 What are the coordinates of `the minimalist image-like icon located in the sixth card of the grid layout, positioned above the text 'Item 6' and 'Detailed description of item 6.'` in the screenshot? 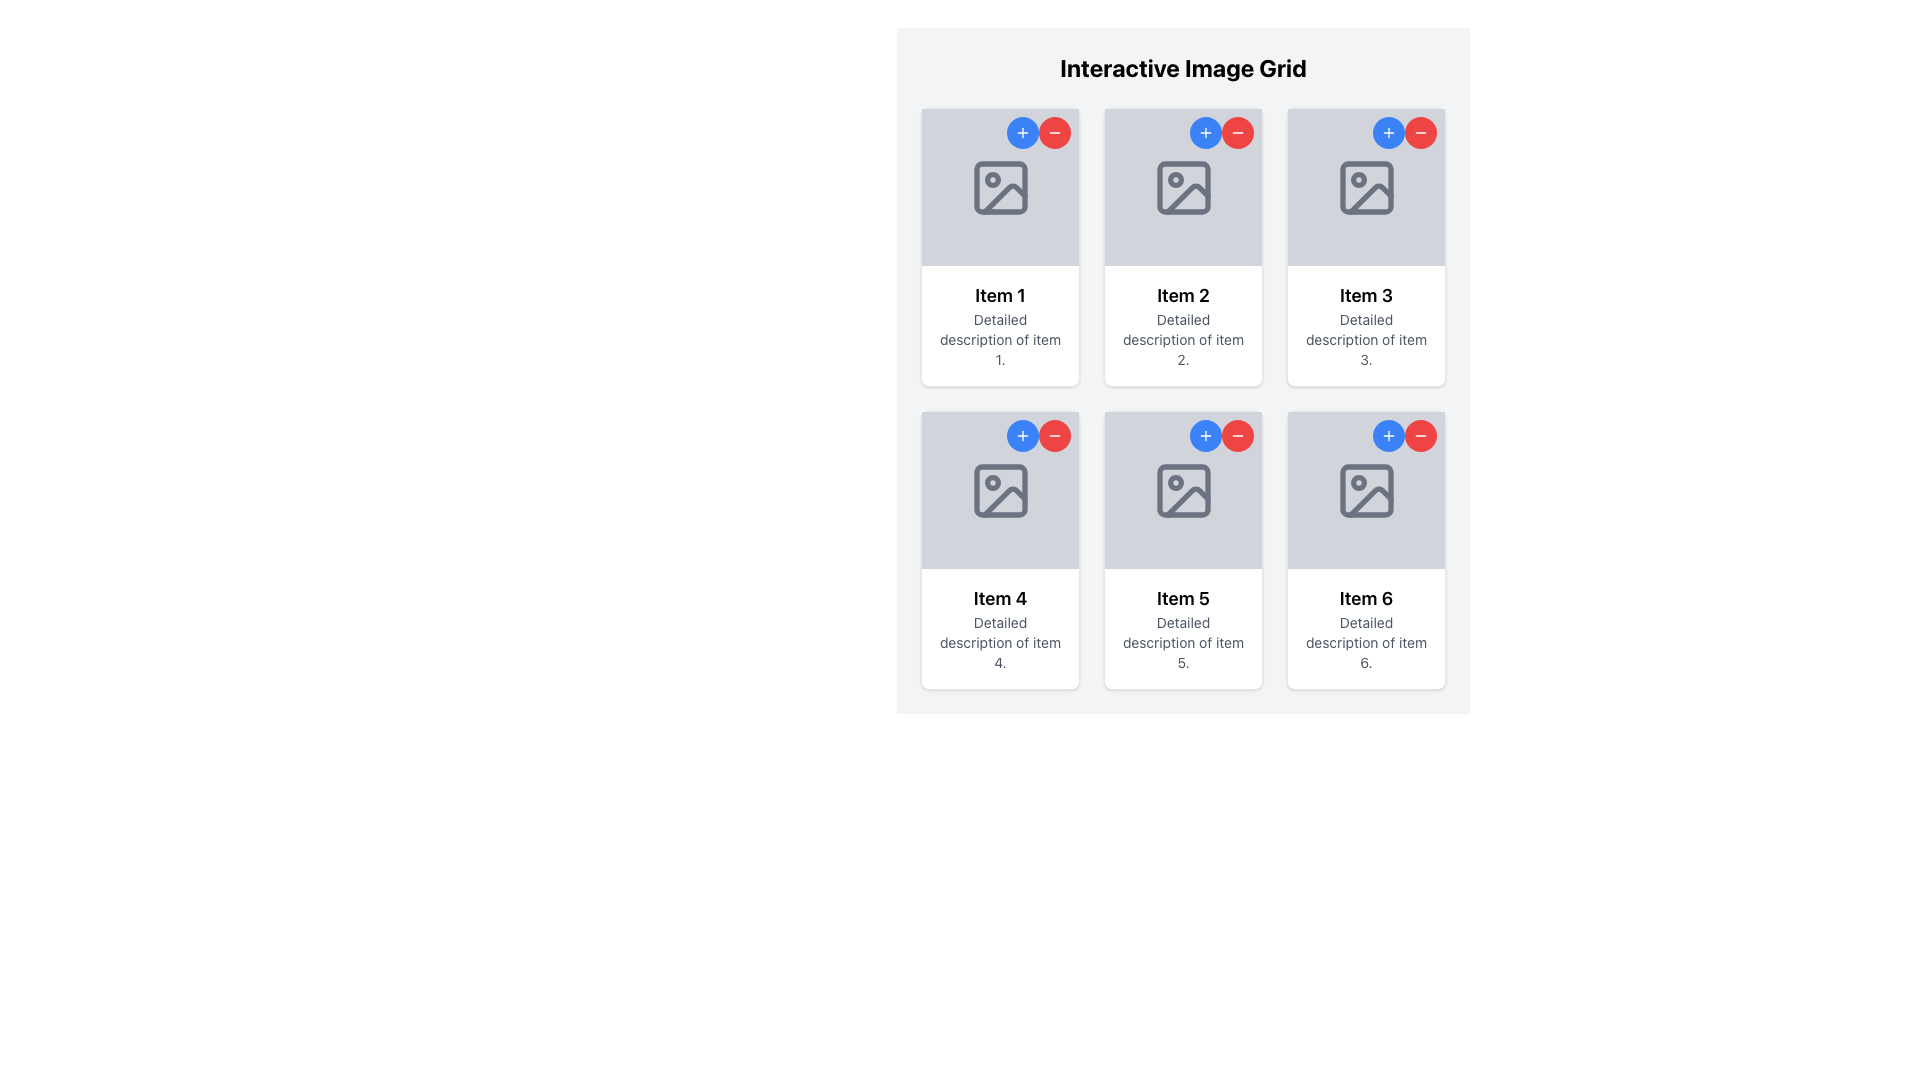 It's located at (1365, 490).